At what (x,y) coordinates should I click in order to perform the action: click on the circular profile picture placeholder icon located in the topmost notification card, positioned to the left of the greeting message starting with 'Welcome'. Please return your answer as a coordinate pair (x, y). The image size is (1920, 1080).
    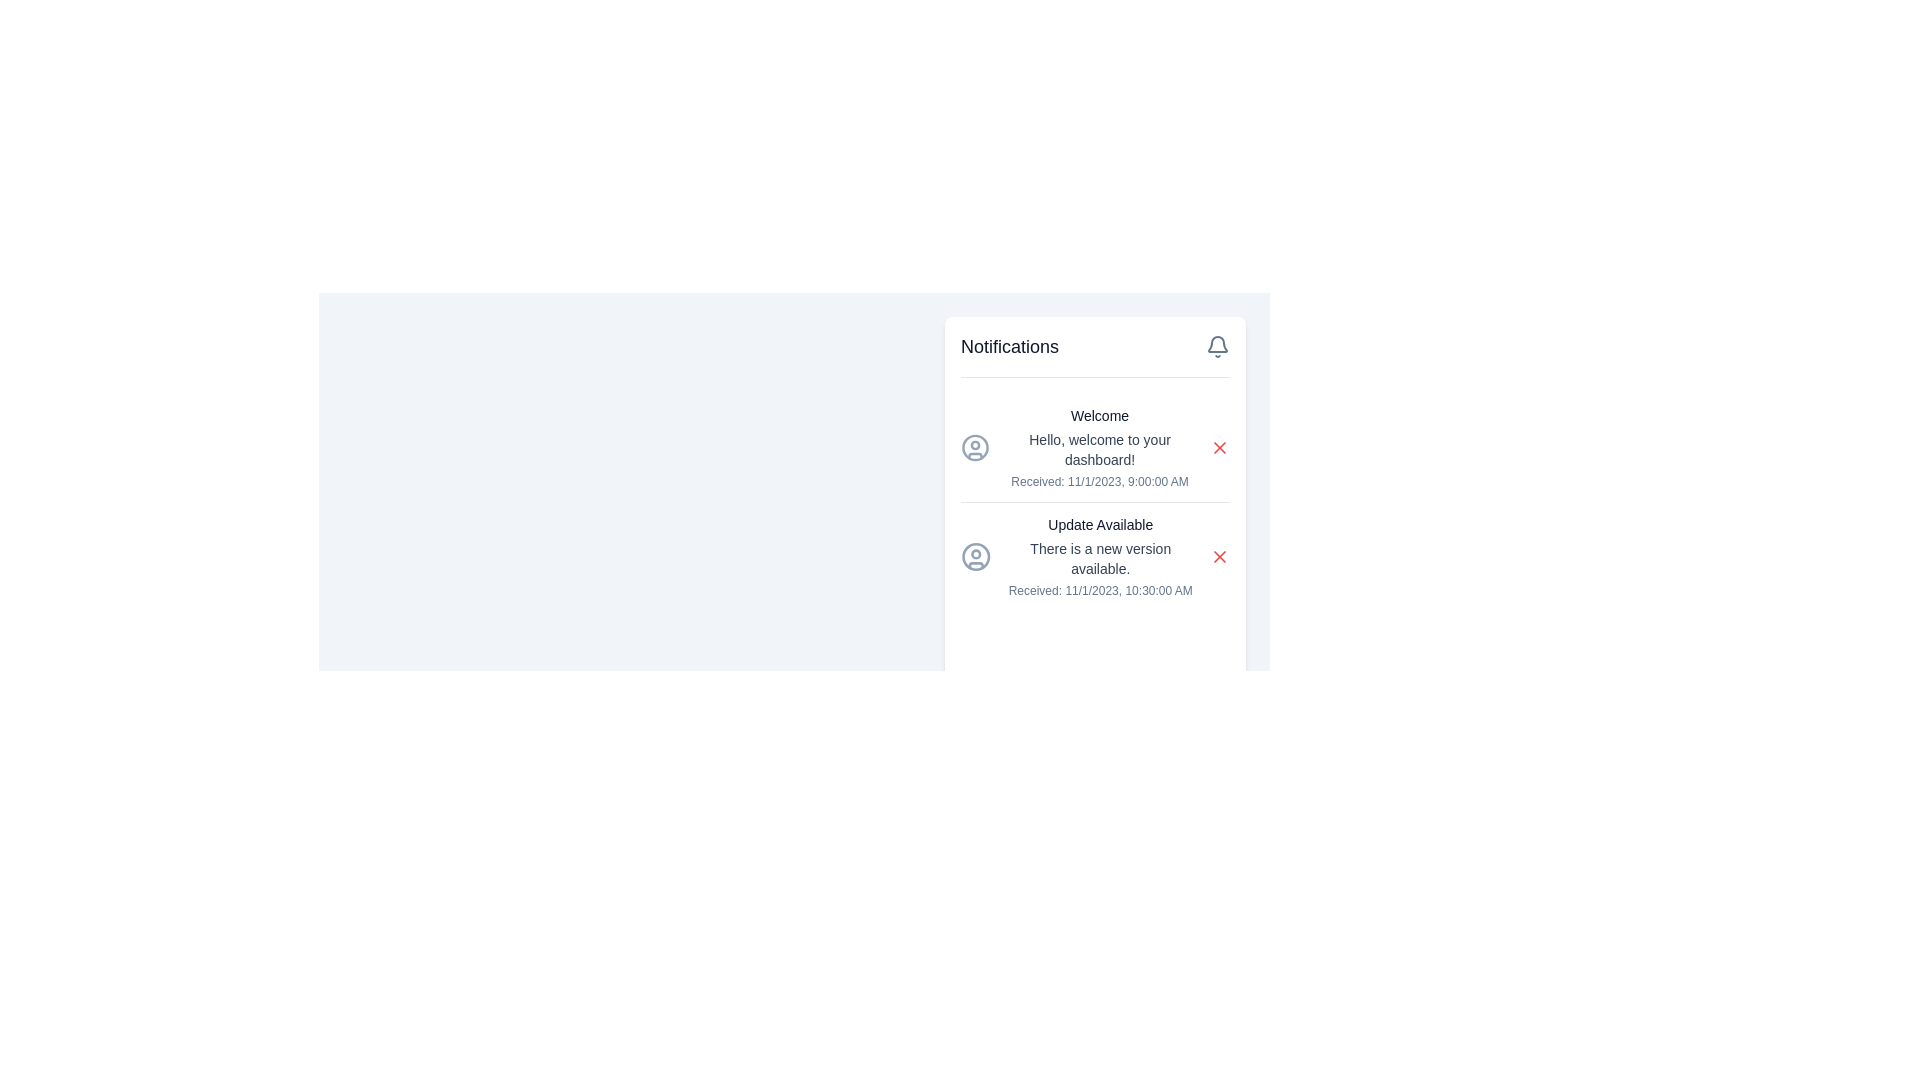
    Looking at the image, I should click on (975, 446).